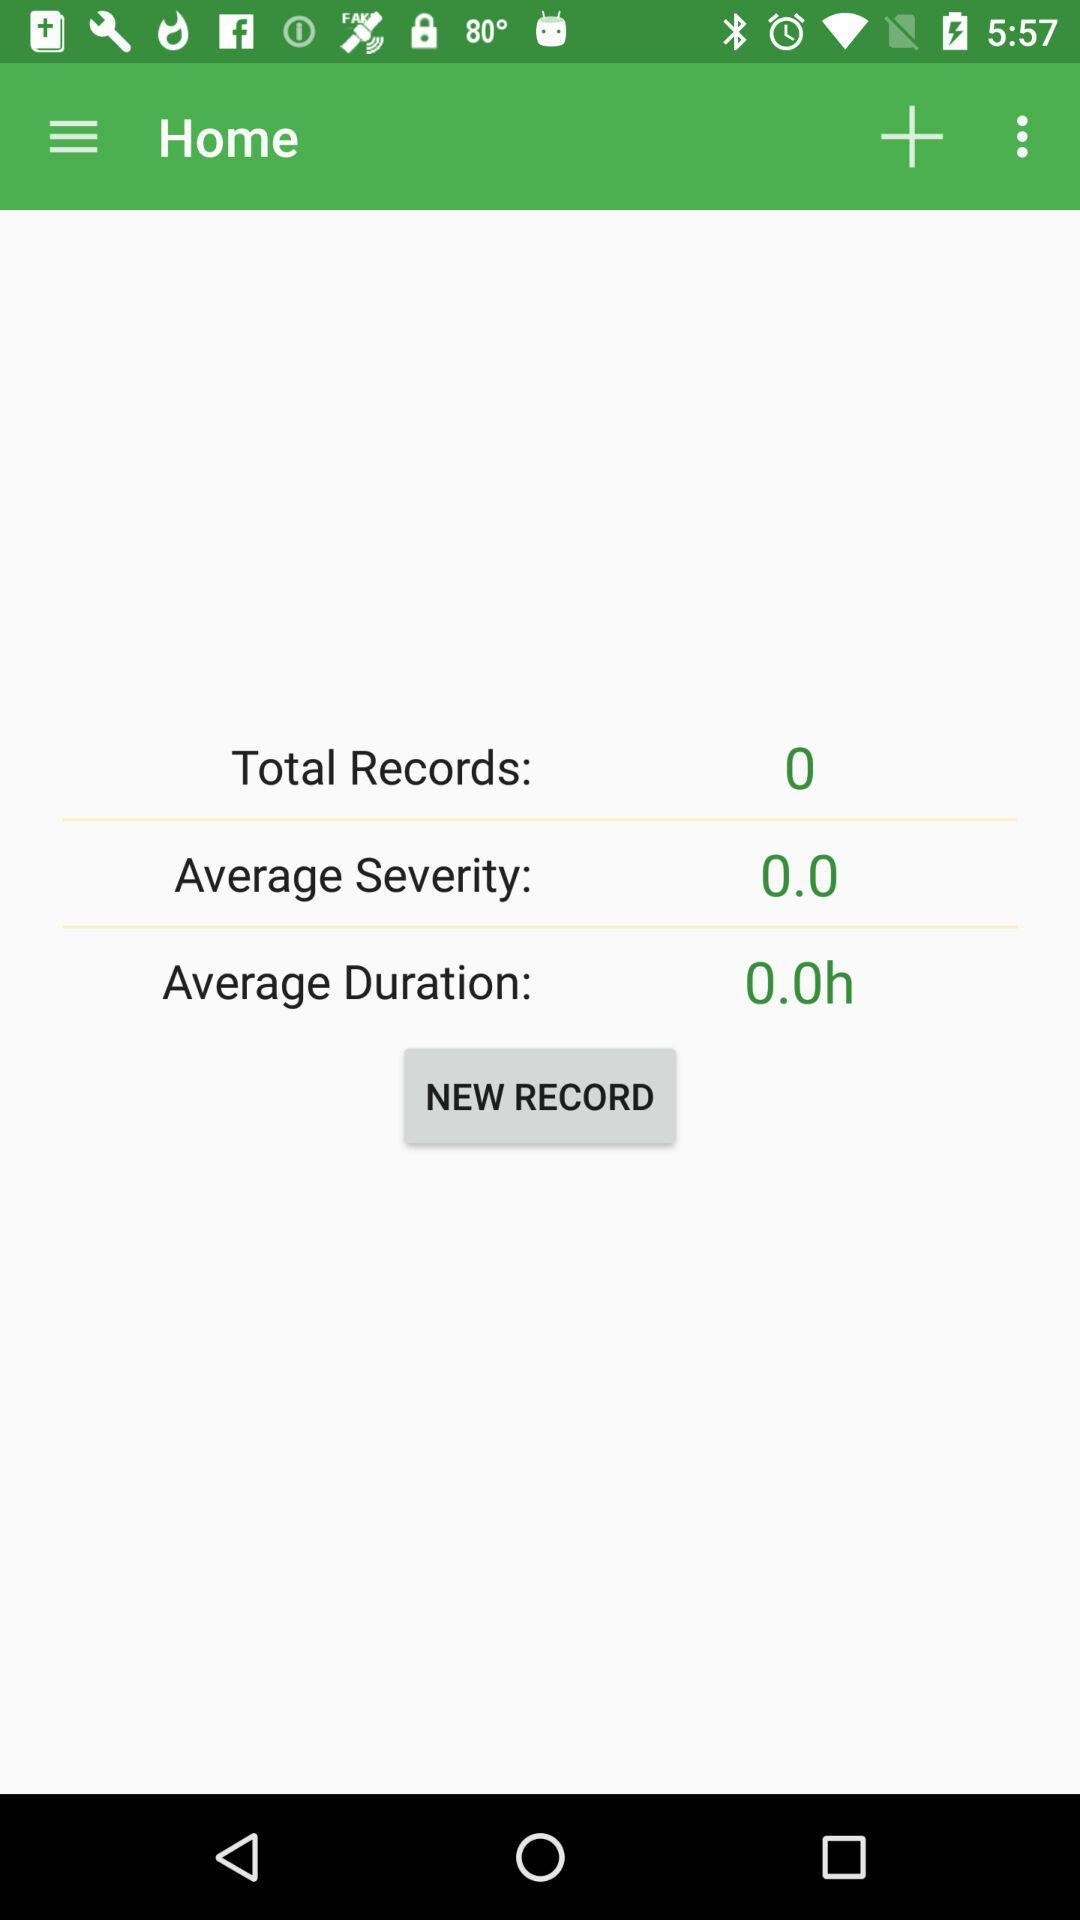  I want to click on menu, so click(72, 135).